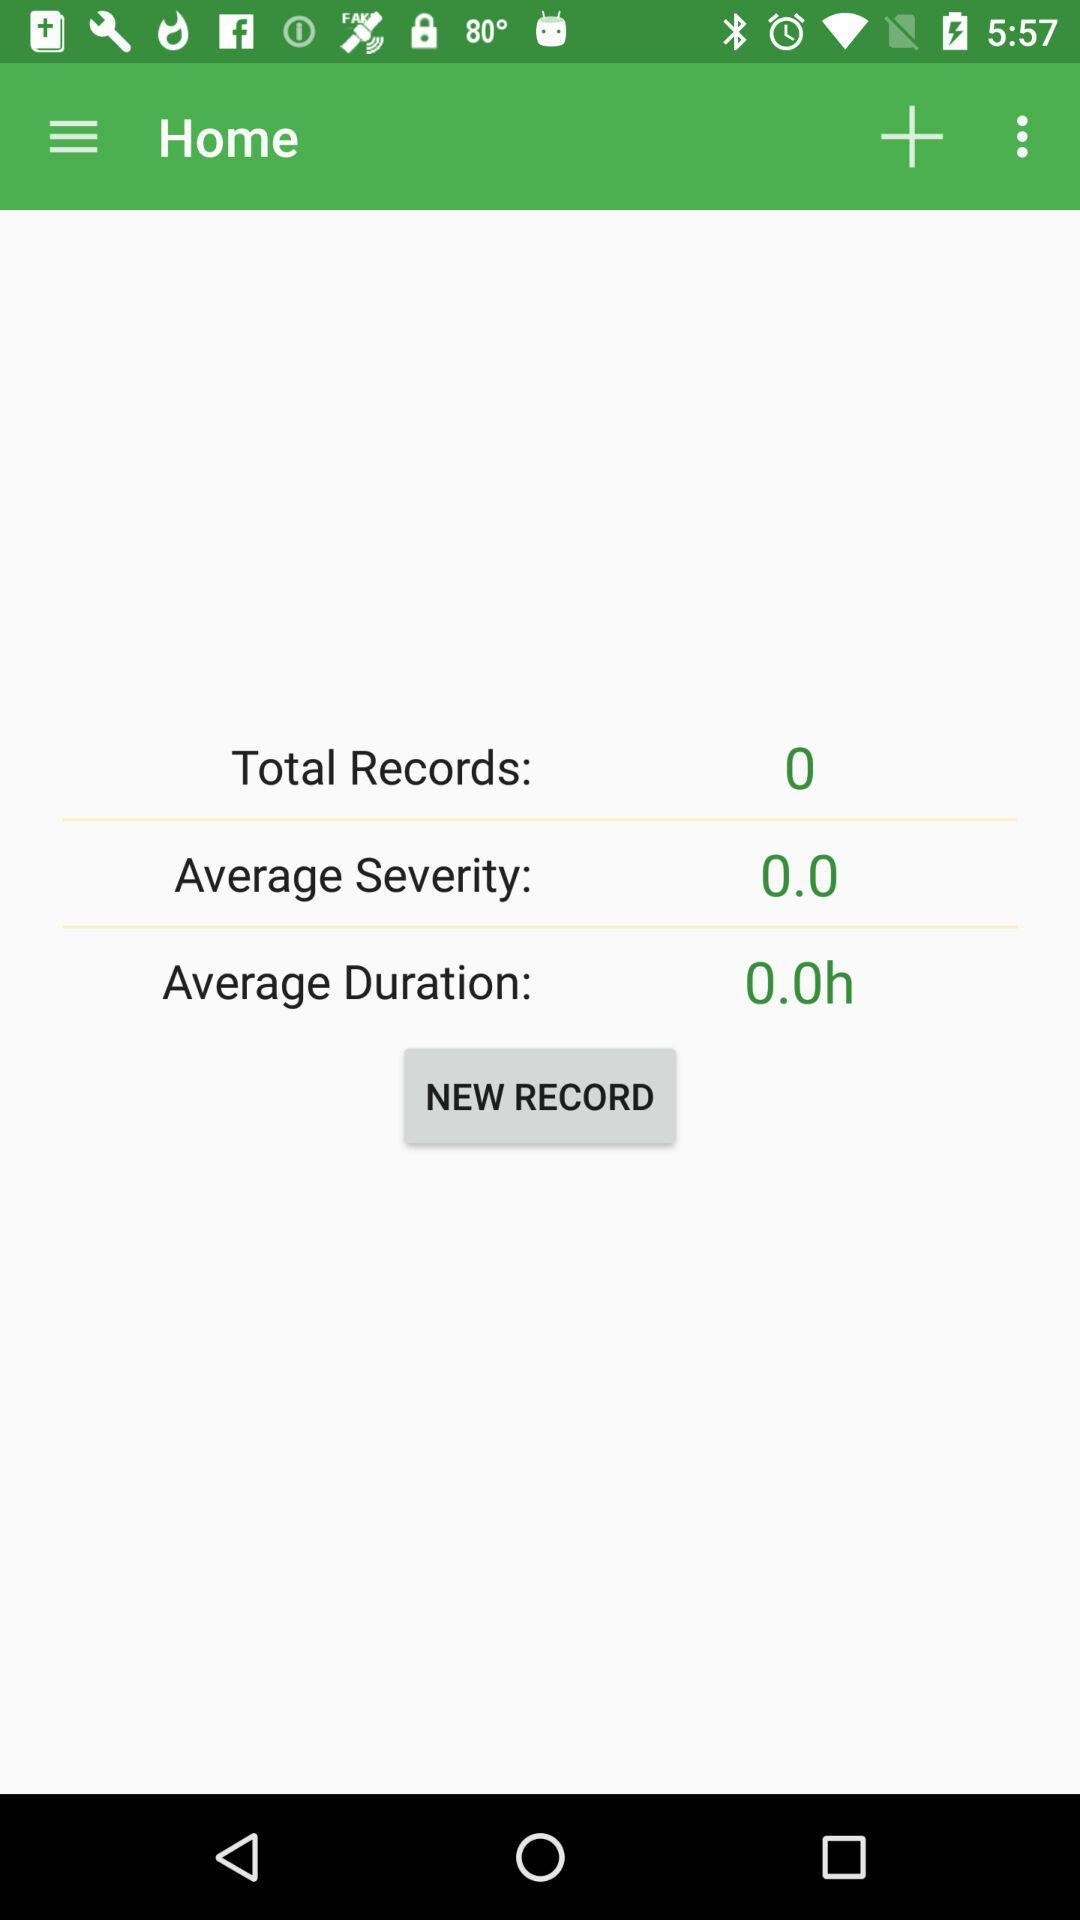  I want to click on menu, so click(72, 135).